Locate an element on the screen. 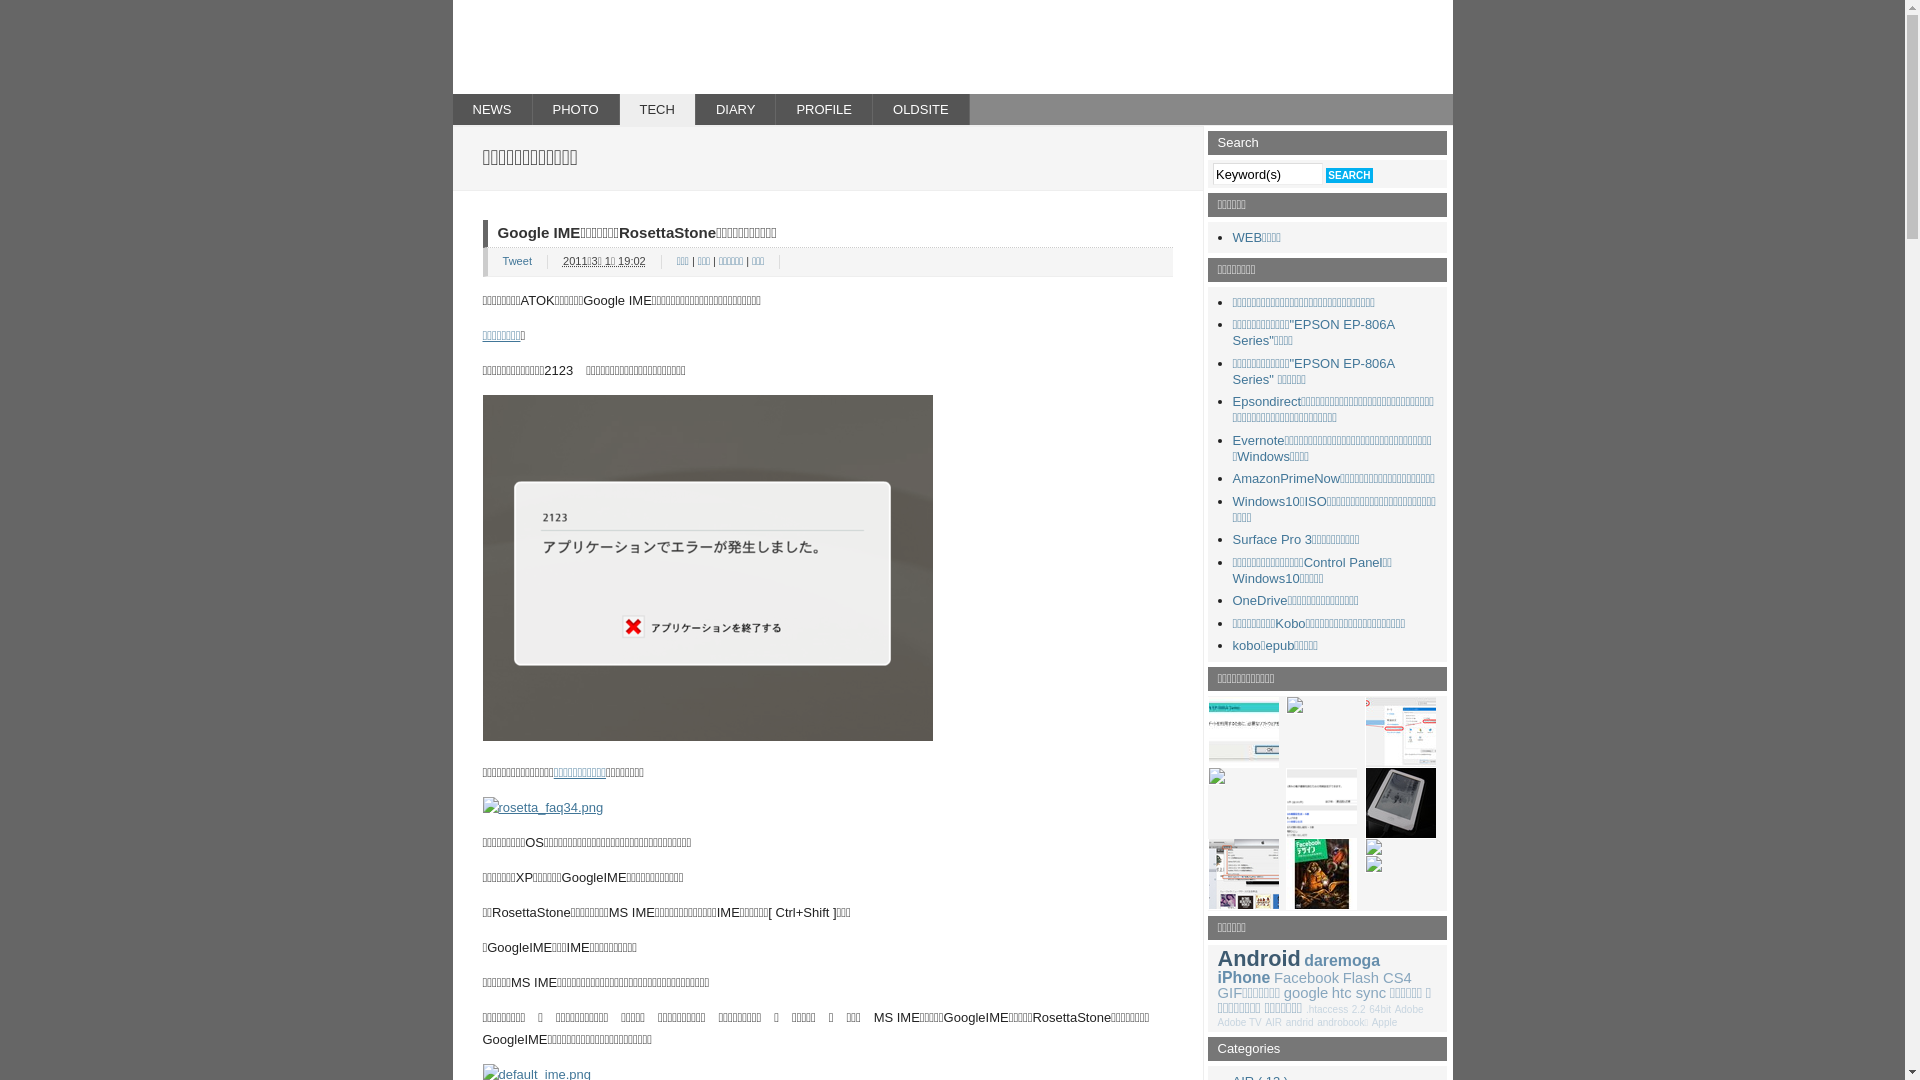 The image size is (1920, 1080). 'Facebook' is located at coordinates (1306, 977).